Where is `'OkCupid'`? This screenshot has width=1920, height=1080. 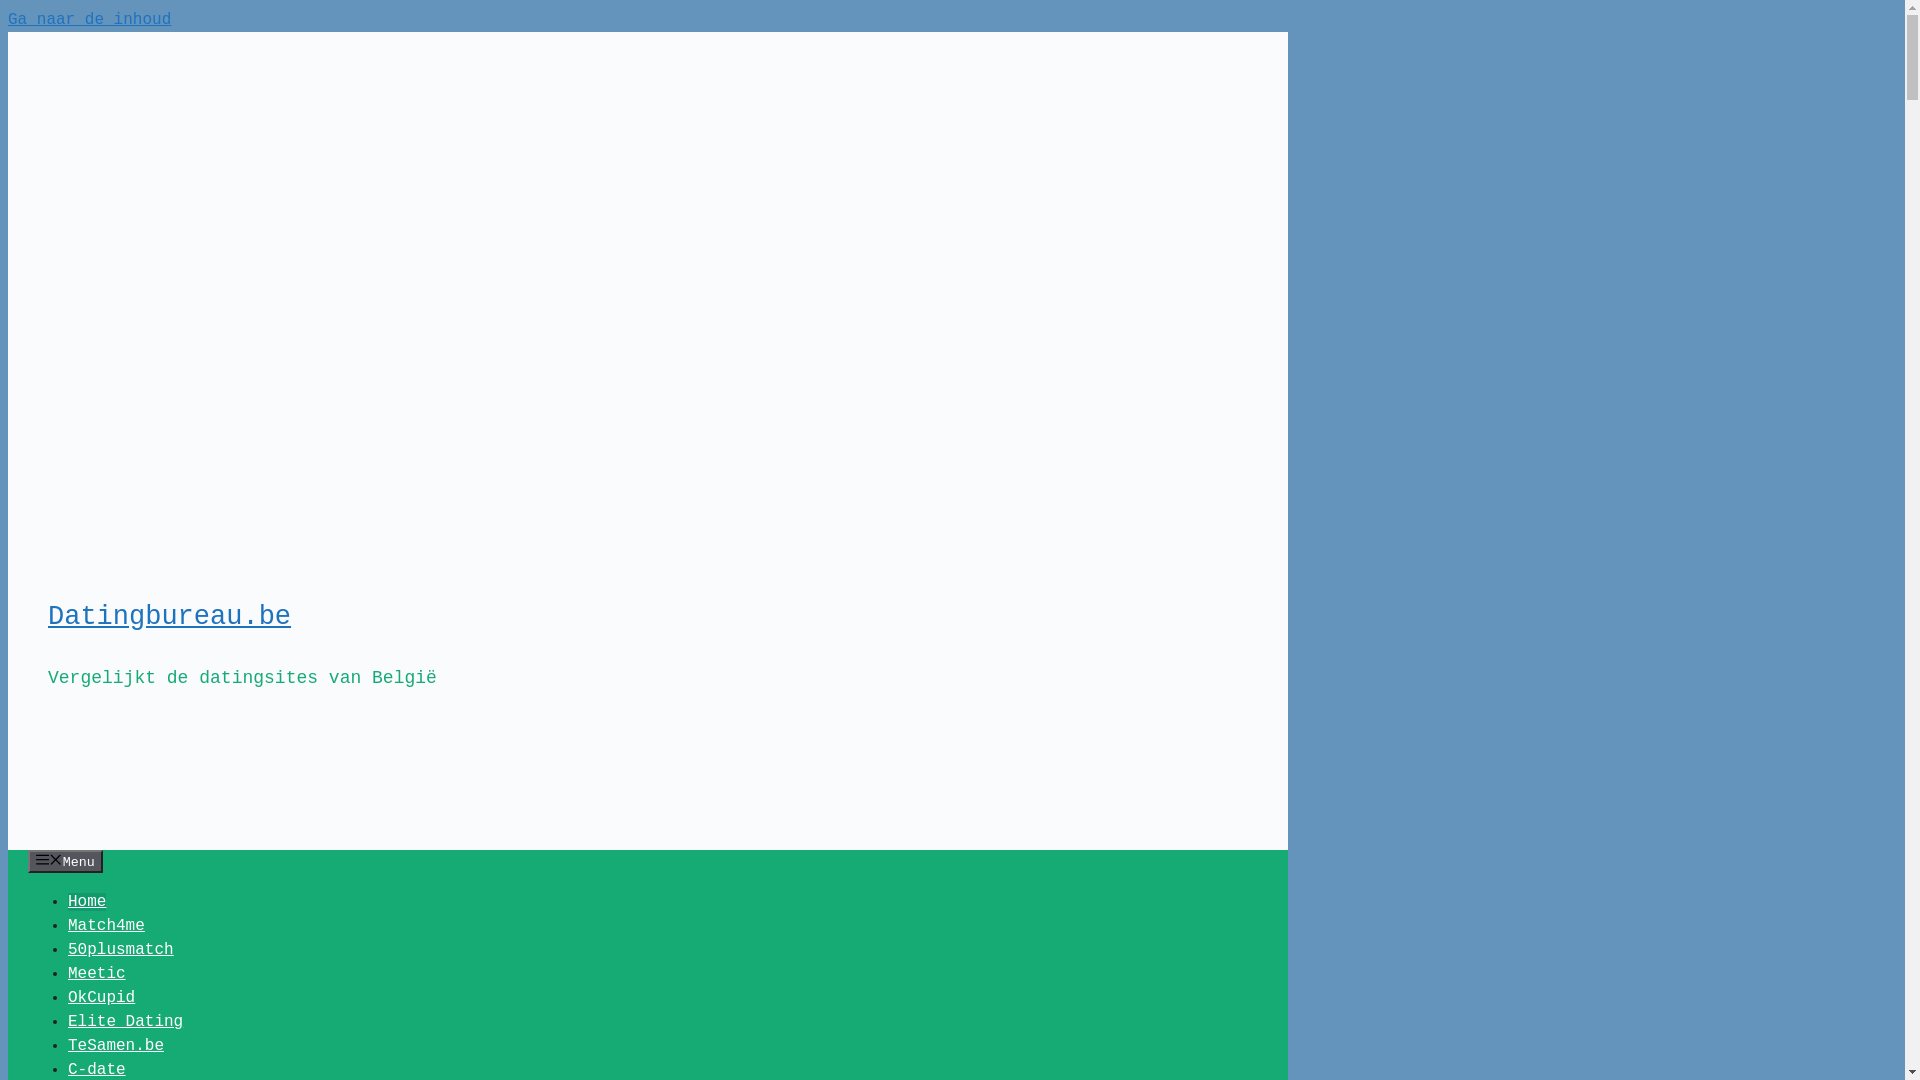
'OkCupid' is located at coordinates (100, 998).